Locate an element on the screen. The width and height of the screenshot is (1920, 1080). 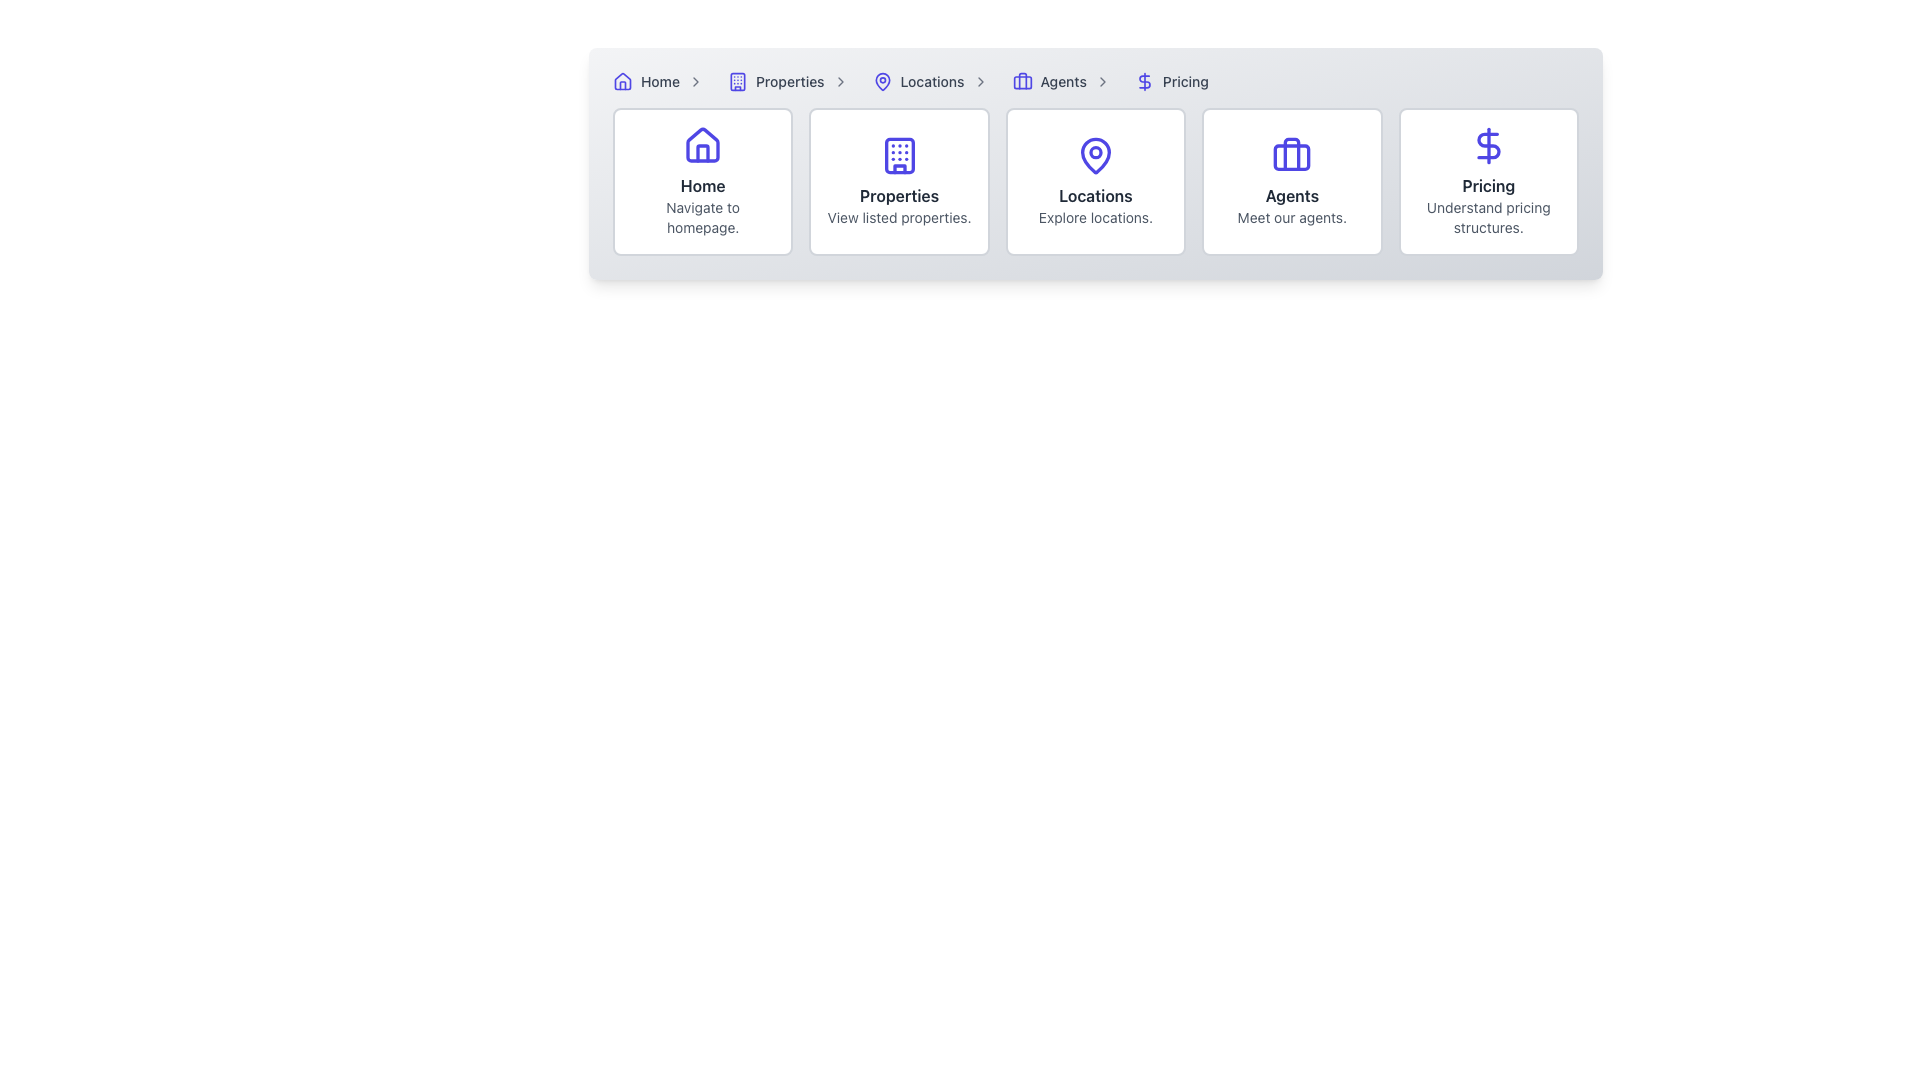
the graphic icon representing the 'Agents' category located within the fourth card of the navigation section is located at coordinates (1292, 154).